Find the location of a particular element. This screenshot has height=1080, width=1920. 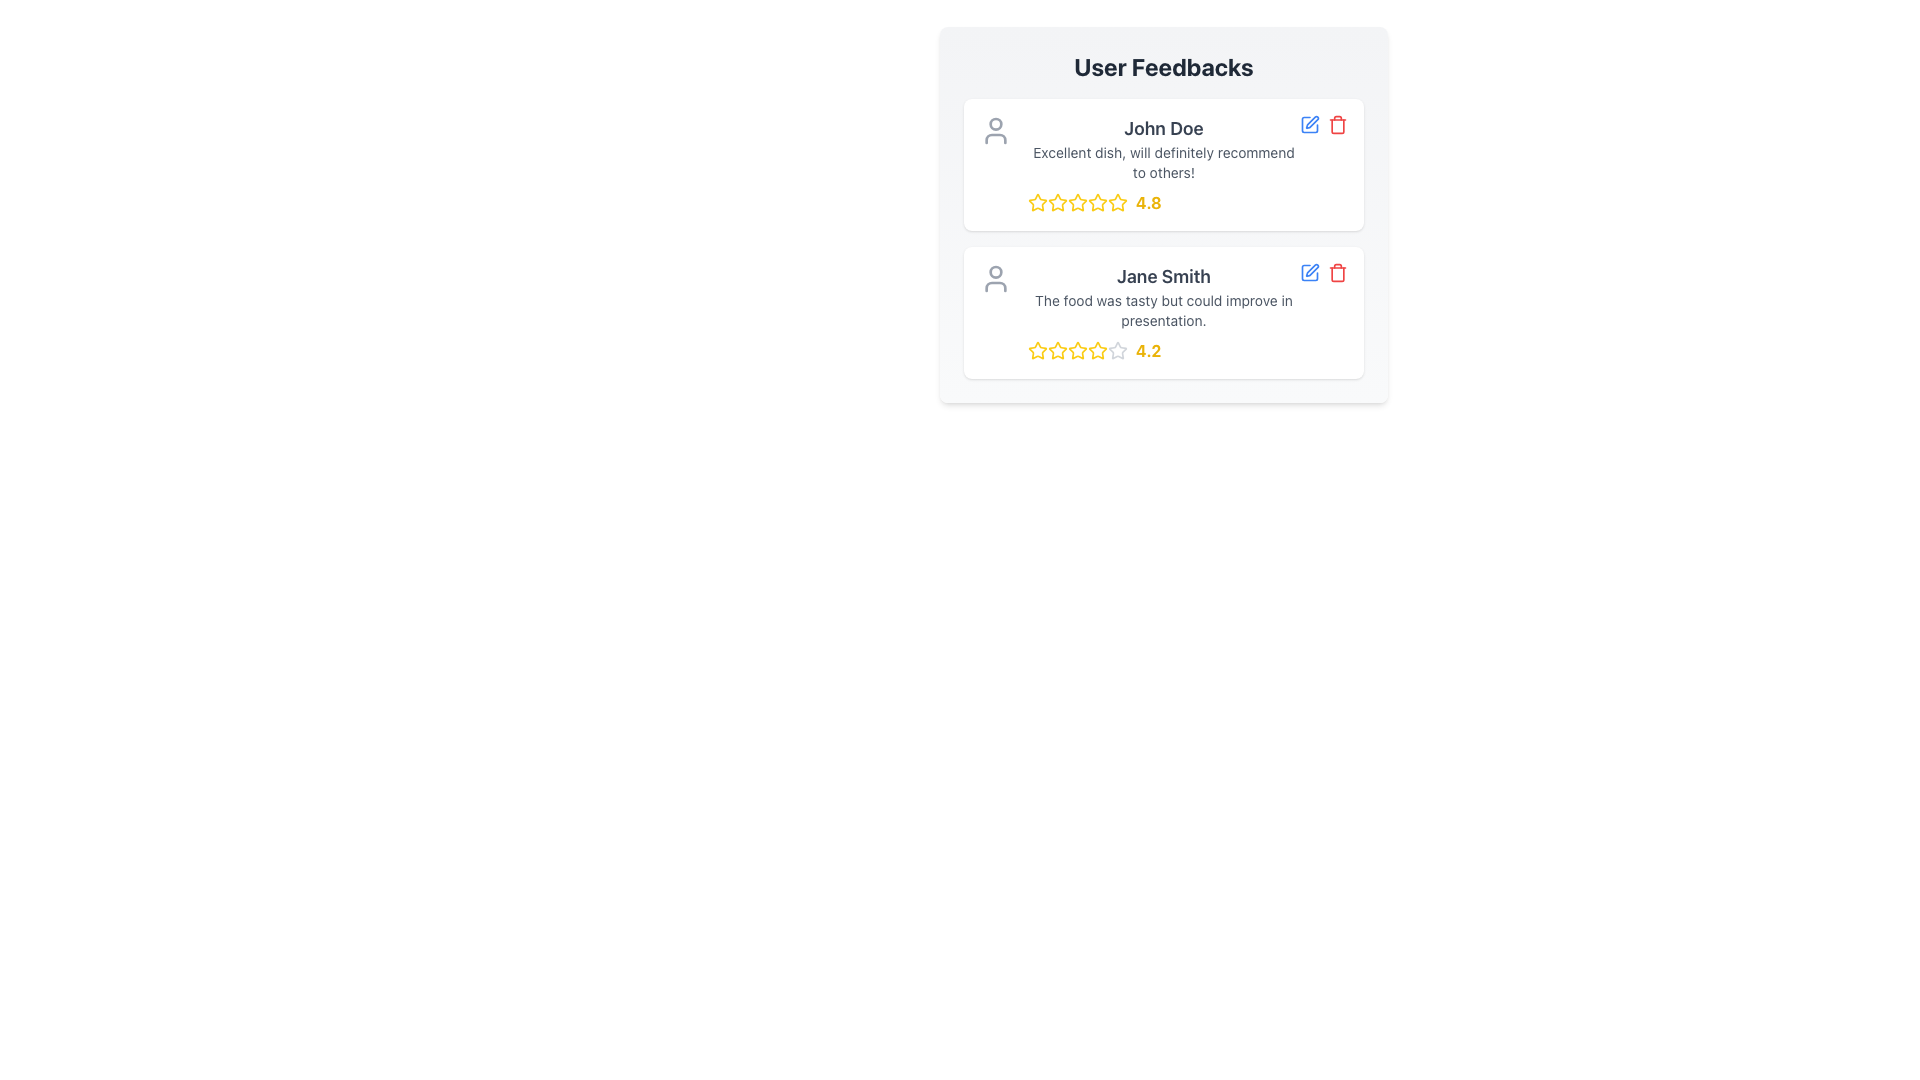

the third star icon in the star rating component located below 'John Doe' and above the rating score of 4.8 is located at coordinates (1097, 202).